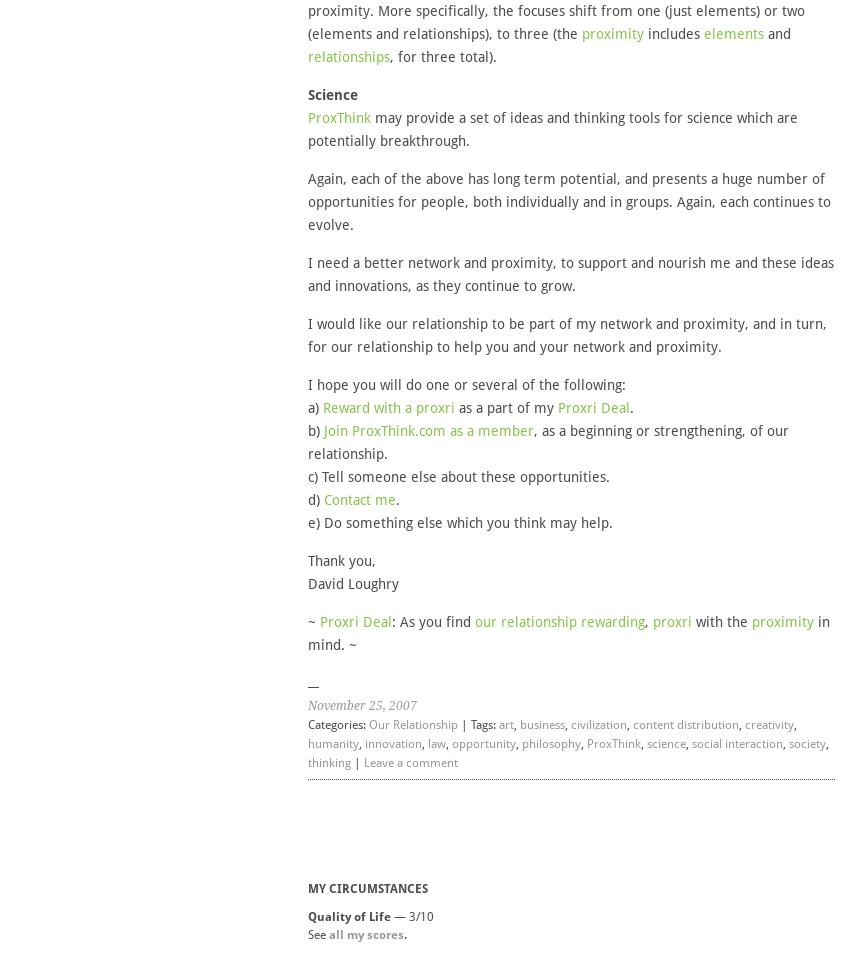 This screenshot has height=955, width=850. Describe the element at coordinates (736, 743) in the screenshot. I see `'social interaction'` at that location.